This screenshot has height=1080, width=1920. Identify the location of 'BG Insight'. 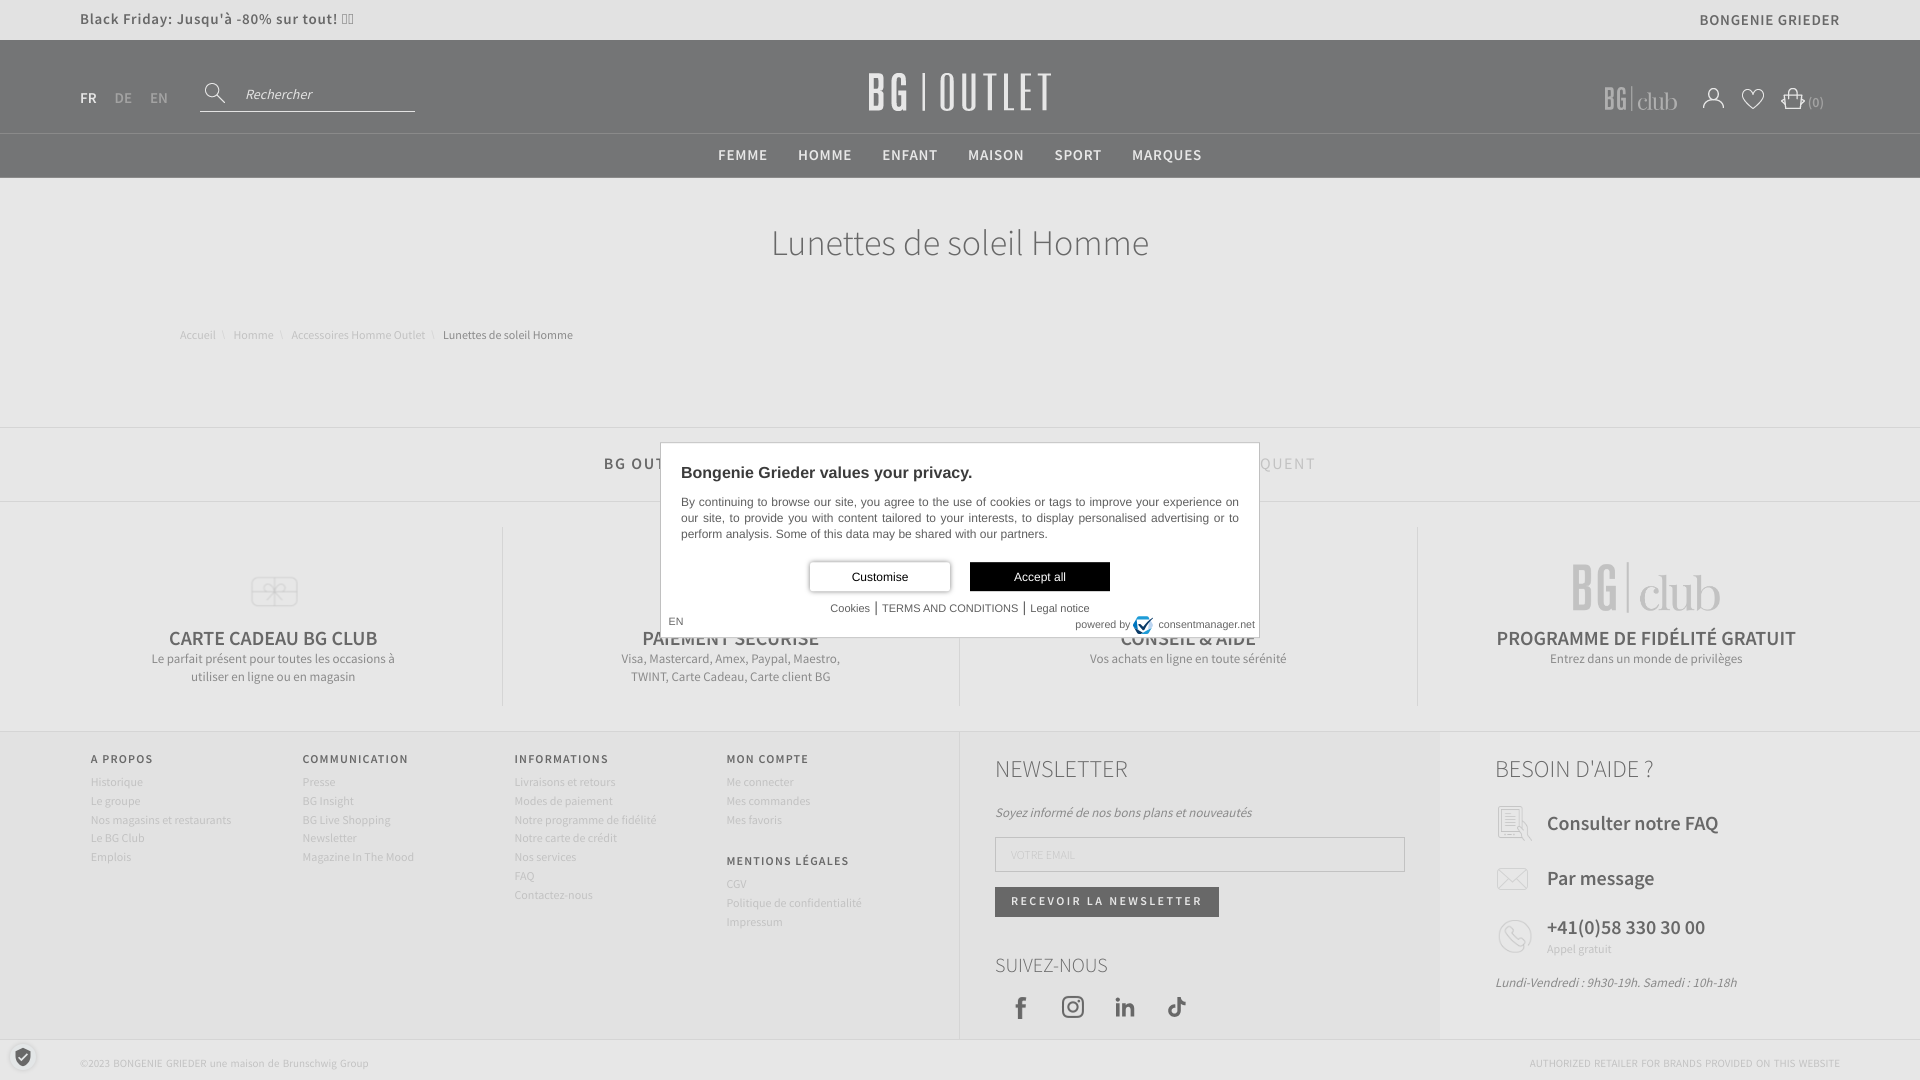
(328, 800).